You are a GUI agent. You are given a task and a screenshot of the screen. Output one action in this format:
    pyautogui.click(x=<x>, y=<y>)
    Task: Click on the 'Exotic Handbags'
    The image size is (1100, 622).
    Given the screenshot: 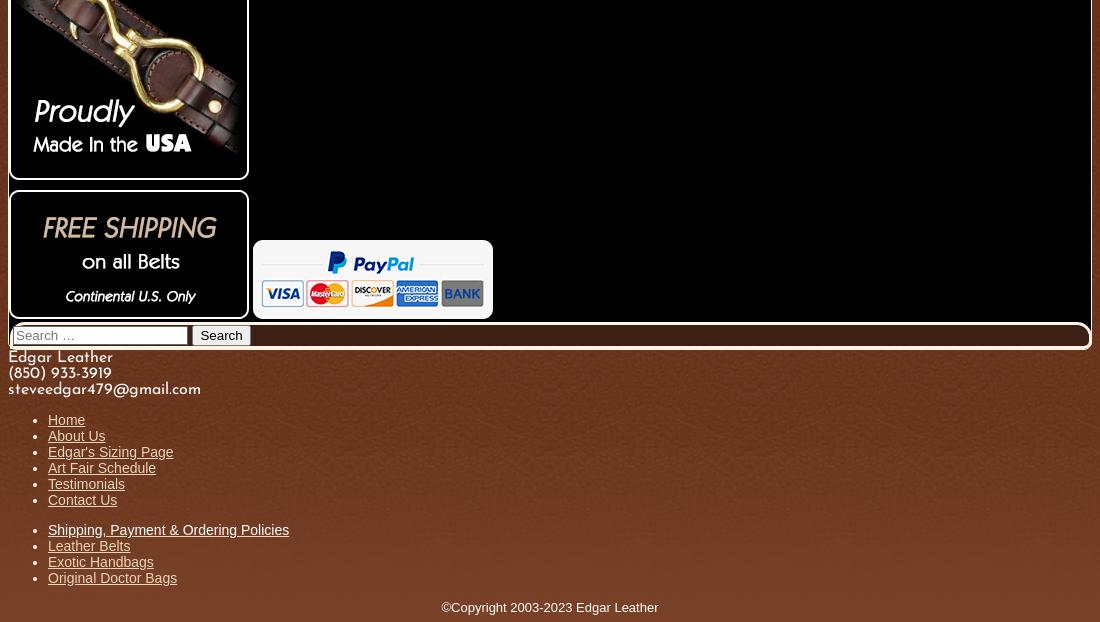 What is the action you would take?
    pyautogui.click(x=100, y=560)
    